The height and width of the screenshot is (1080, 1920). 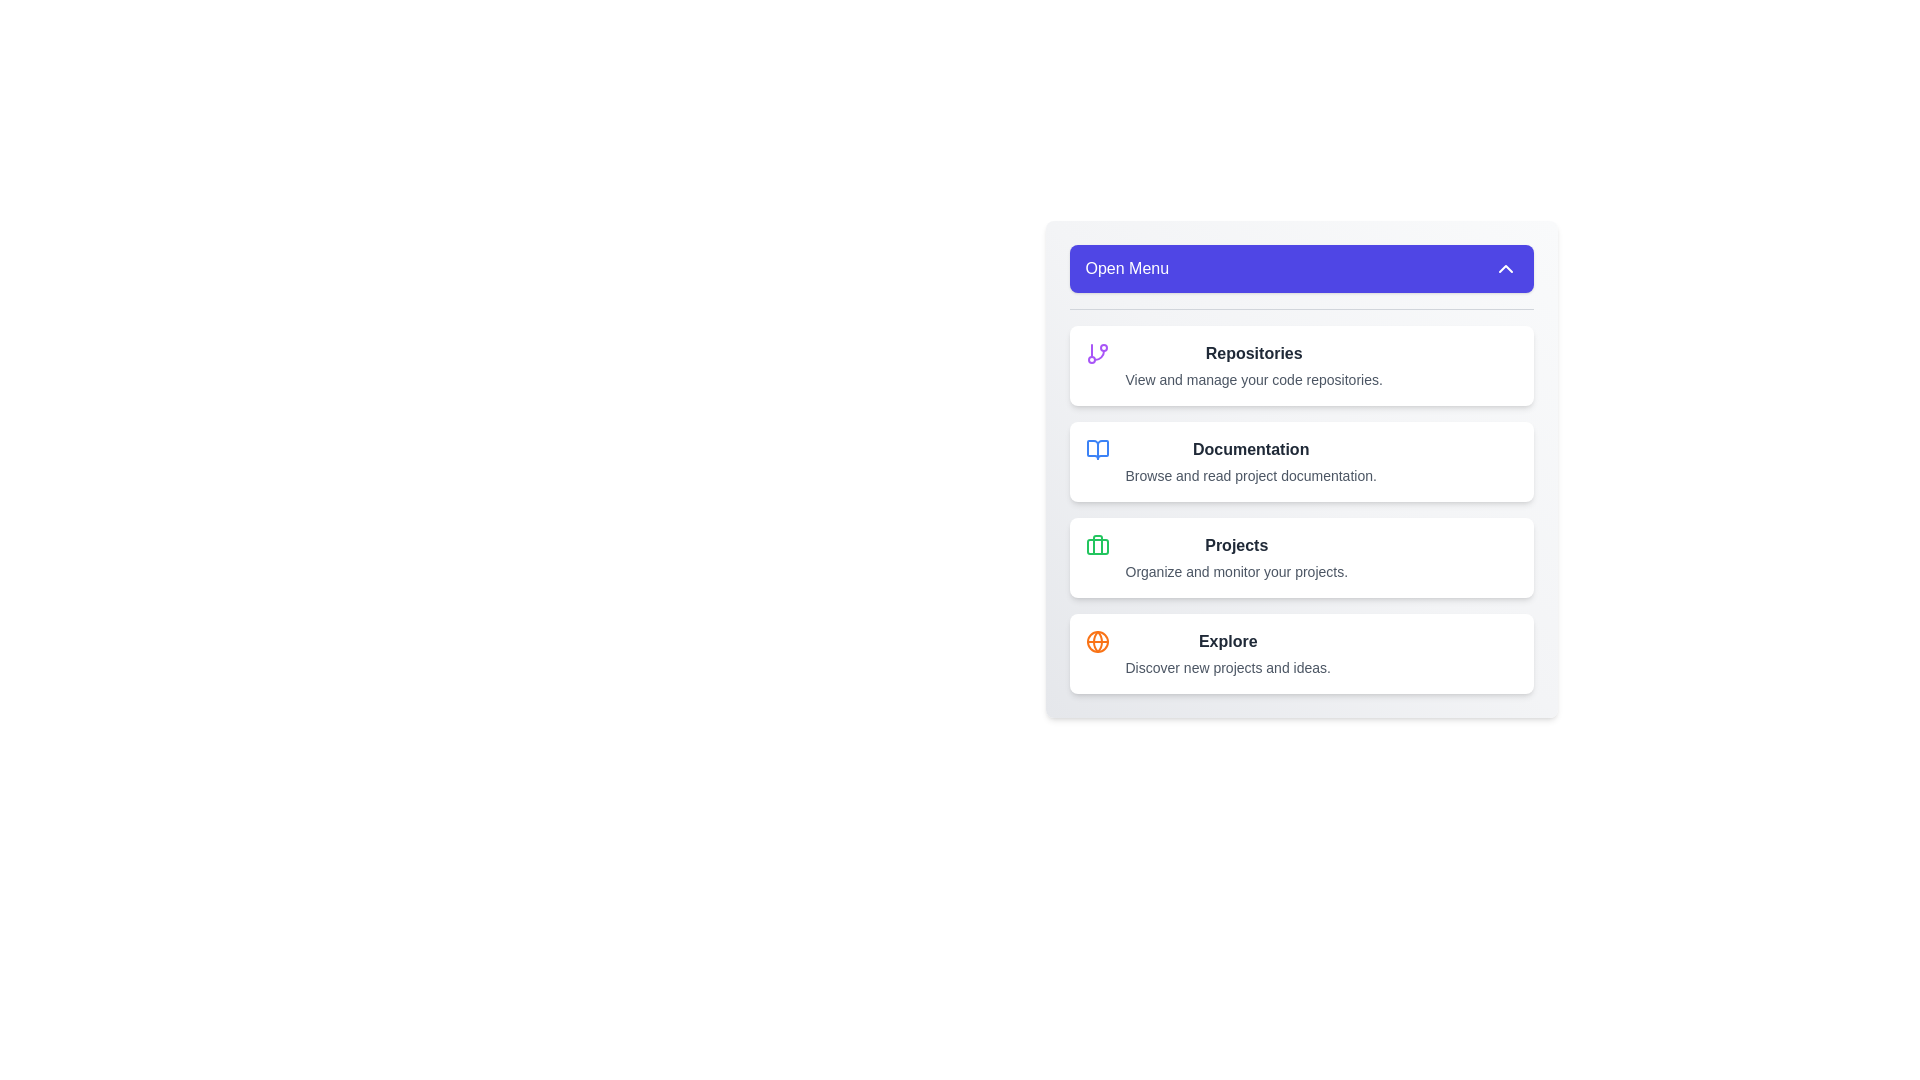 What do you see at coordinates (1096, 450) in the screenshot?
I see `the small blue book-like icon located adjacent to the title 'Documentation' for visual context` at bounding box center [1096, 450].